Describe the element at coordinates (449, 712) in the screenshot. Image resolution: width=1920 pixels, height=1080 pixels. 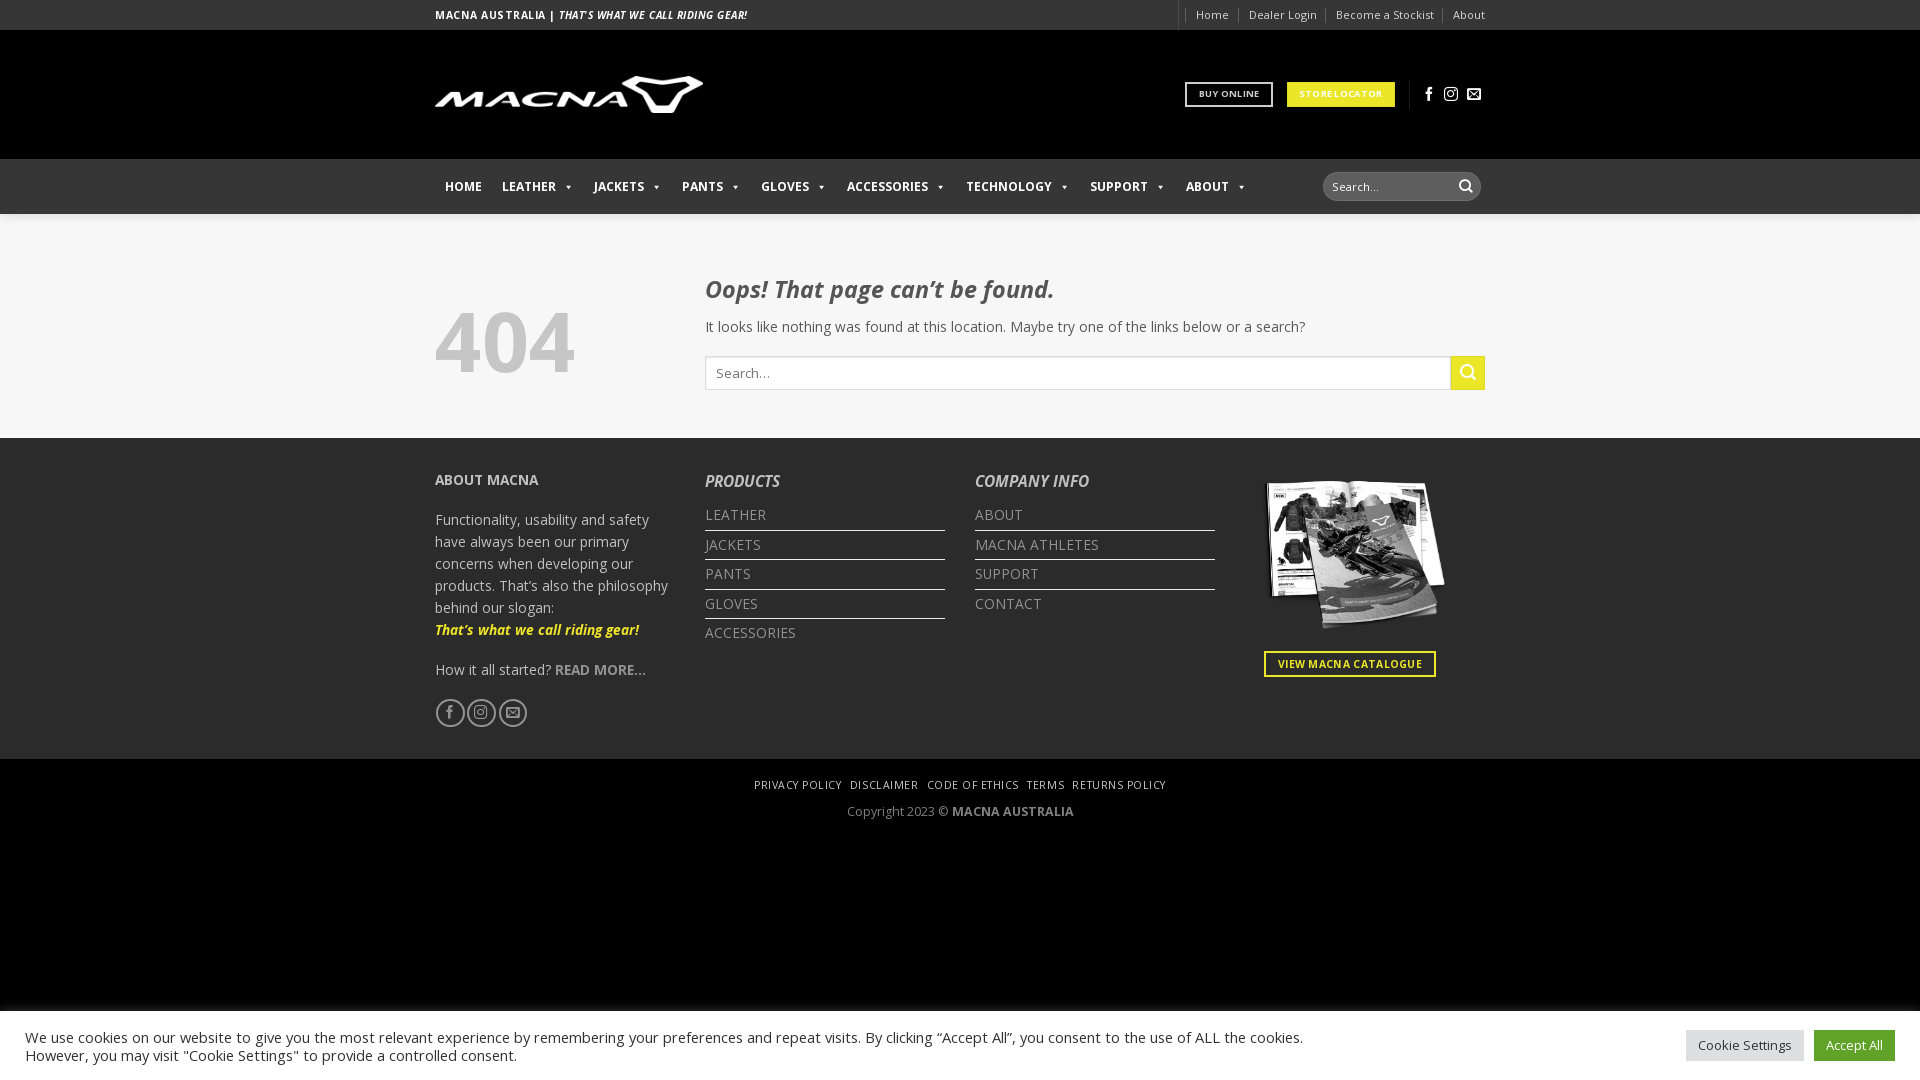
I see `'Follow on Facebook'` at that location.